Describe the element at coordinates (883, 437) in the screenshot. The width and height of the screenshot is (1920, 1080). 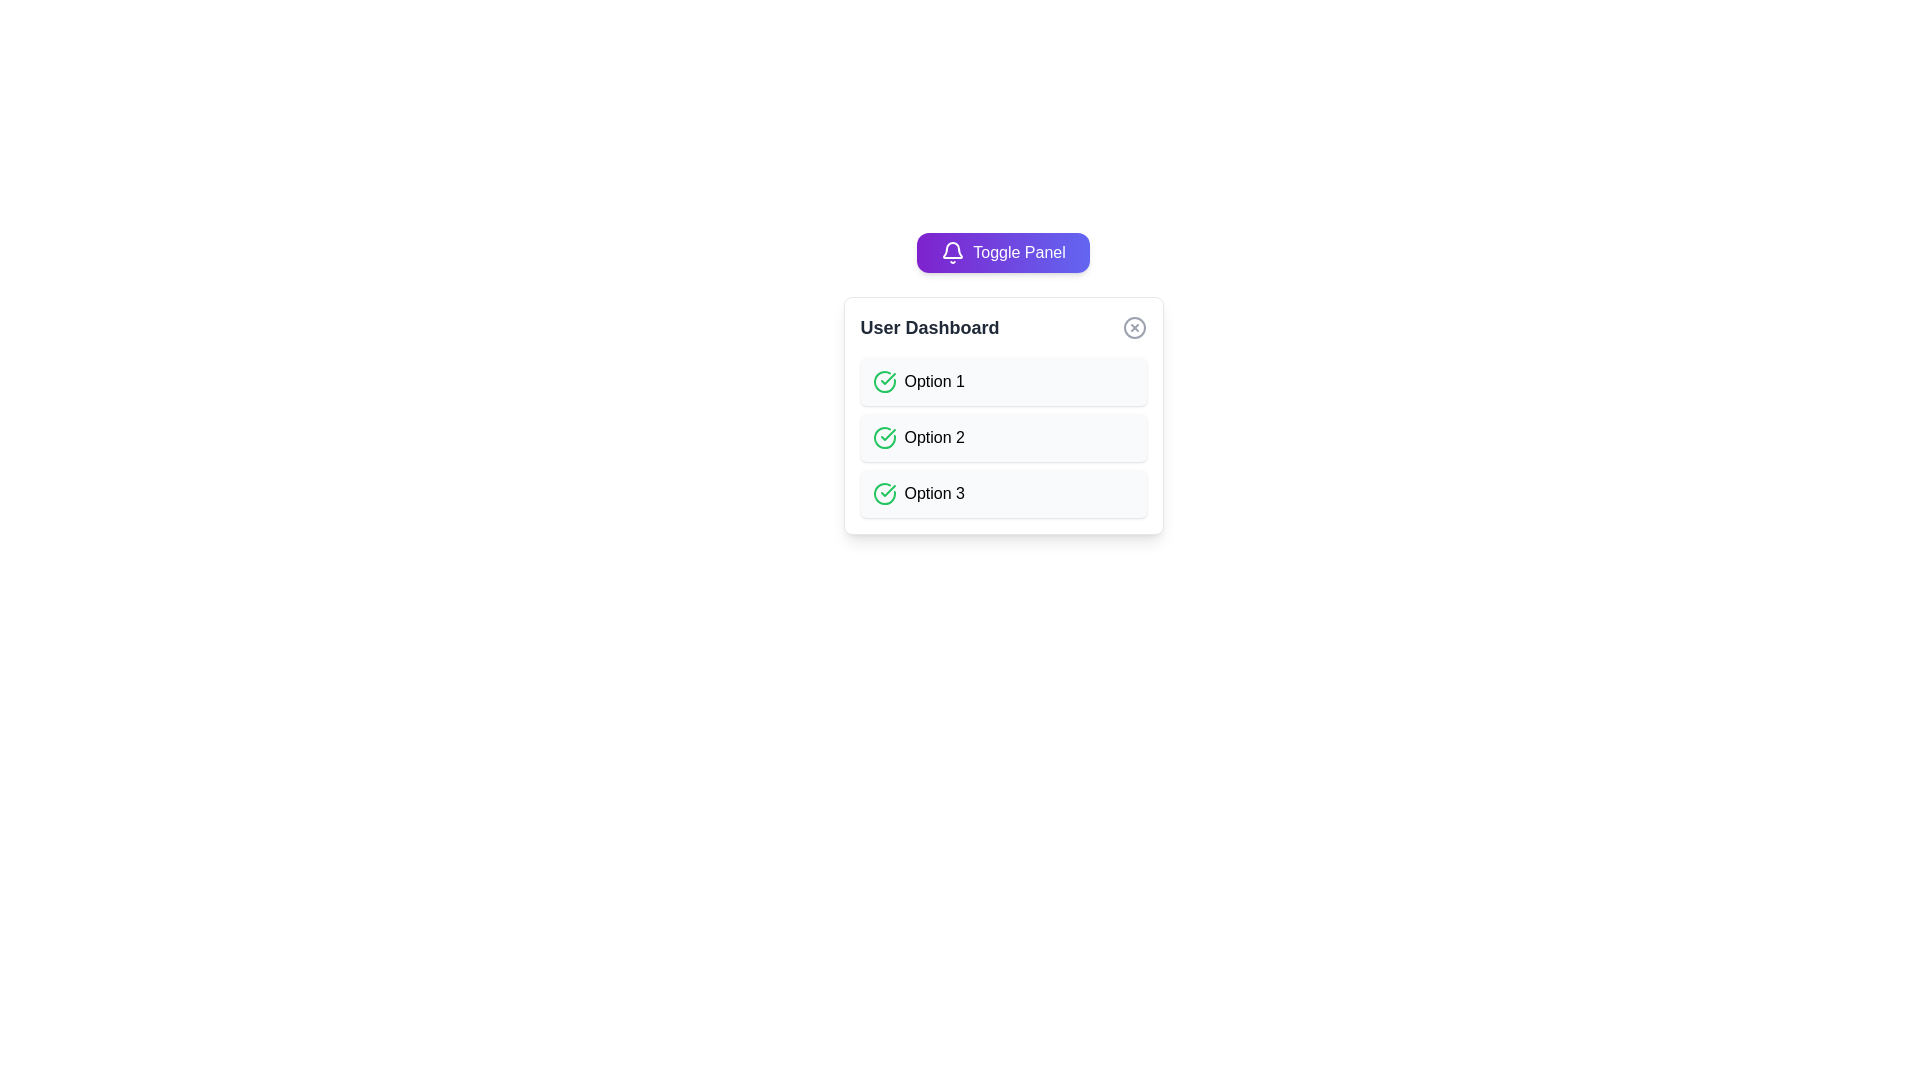
I see `the state of the status icon located to the left of the 'Option 2' label in the second row of the vertically-aligned list of options` at that location.